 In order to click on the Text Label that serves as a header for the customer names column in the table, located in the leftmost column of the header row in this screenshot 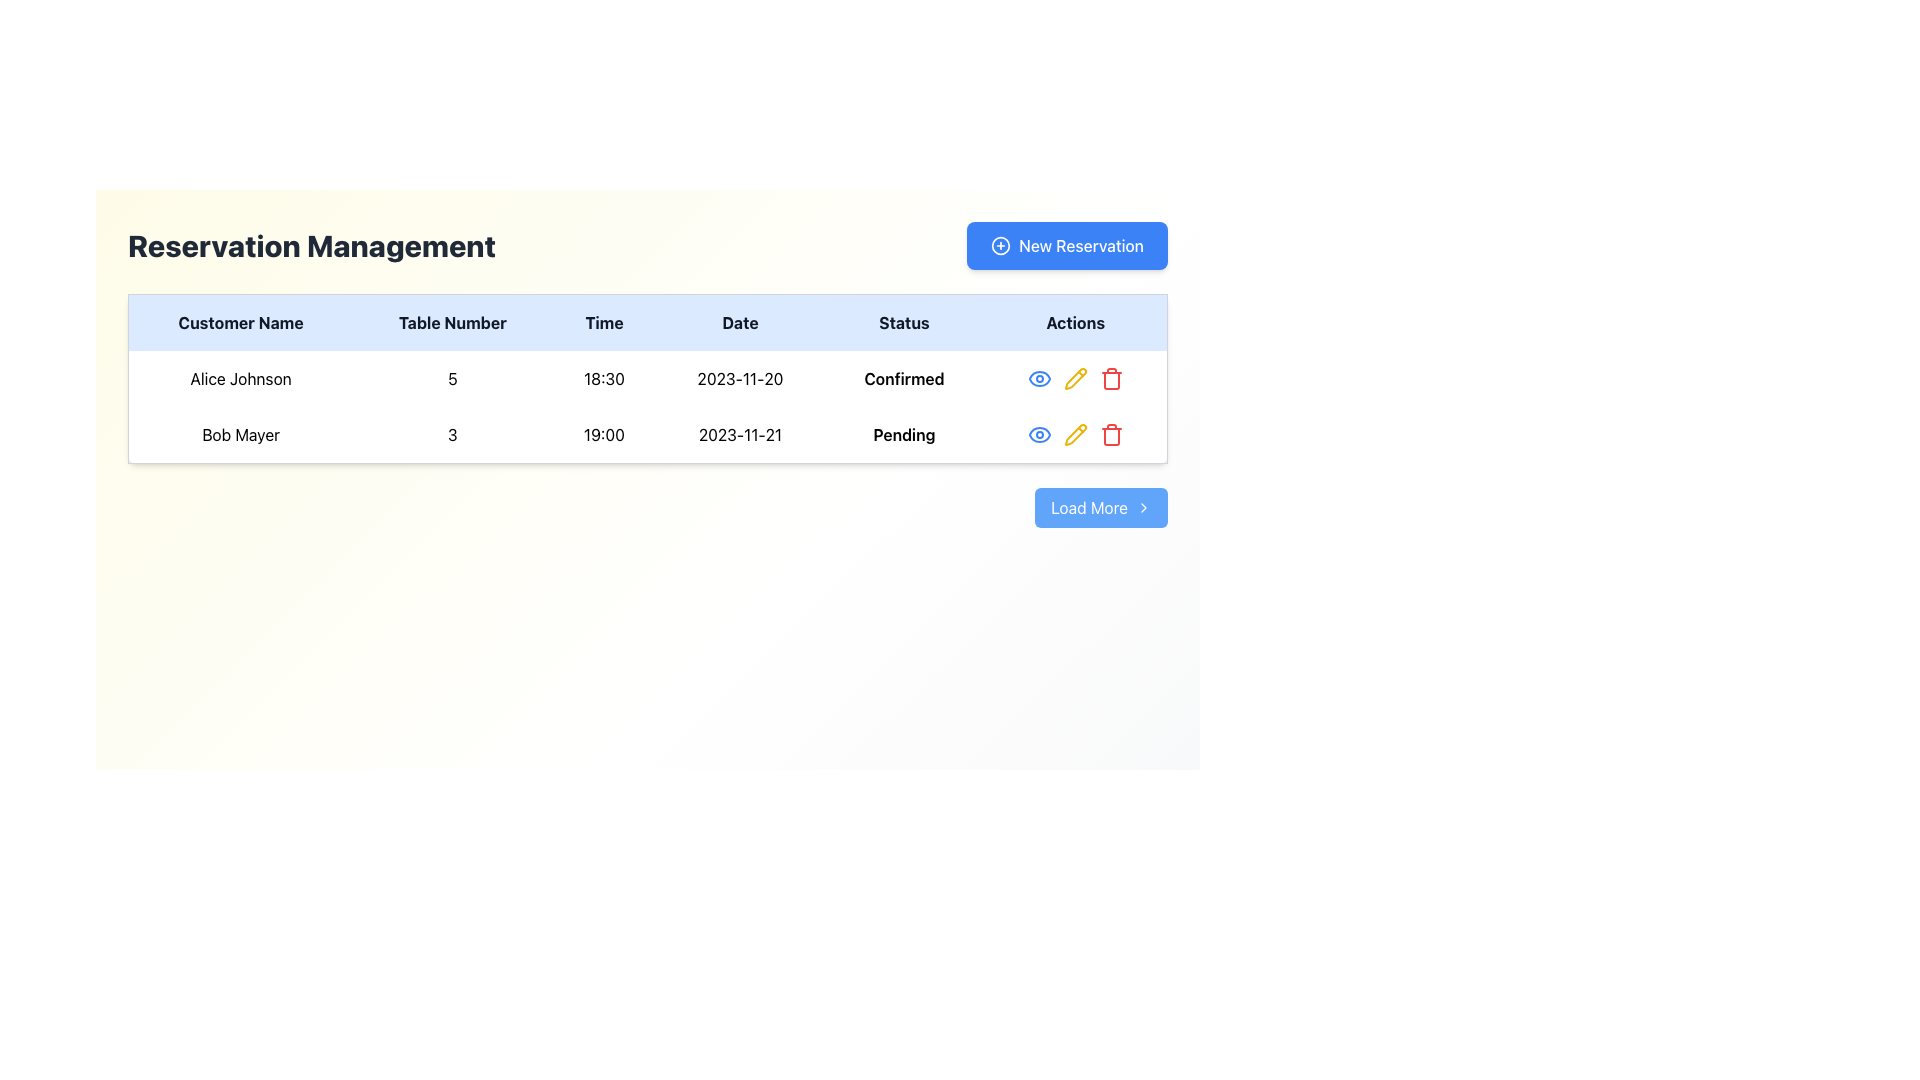, I will do `click(240, 321)`.